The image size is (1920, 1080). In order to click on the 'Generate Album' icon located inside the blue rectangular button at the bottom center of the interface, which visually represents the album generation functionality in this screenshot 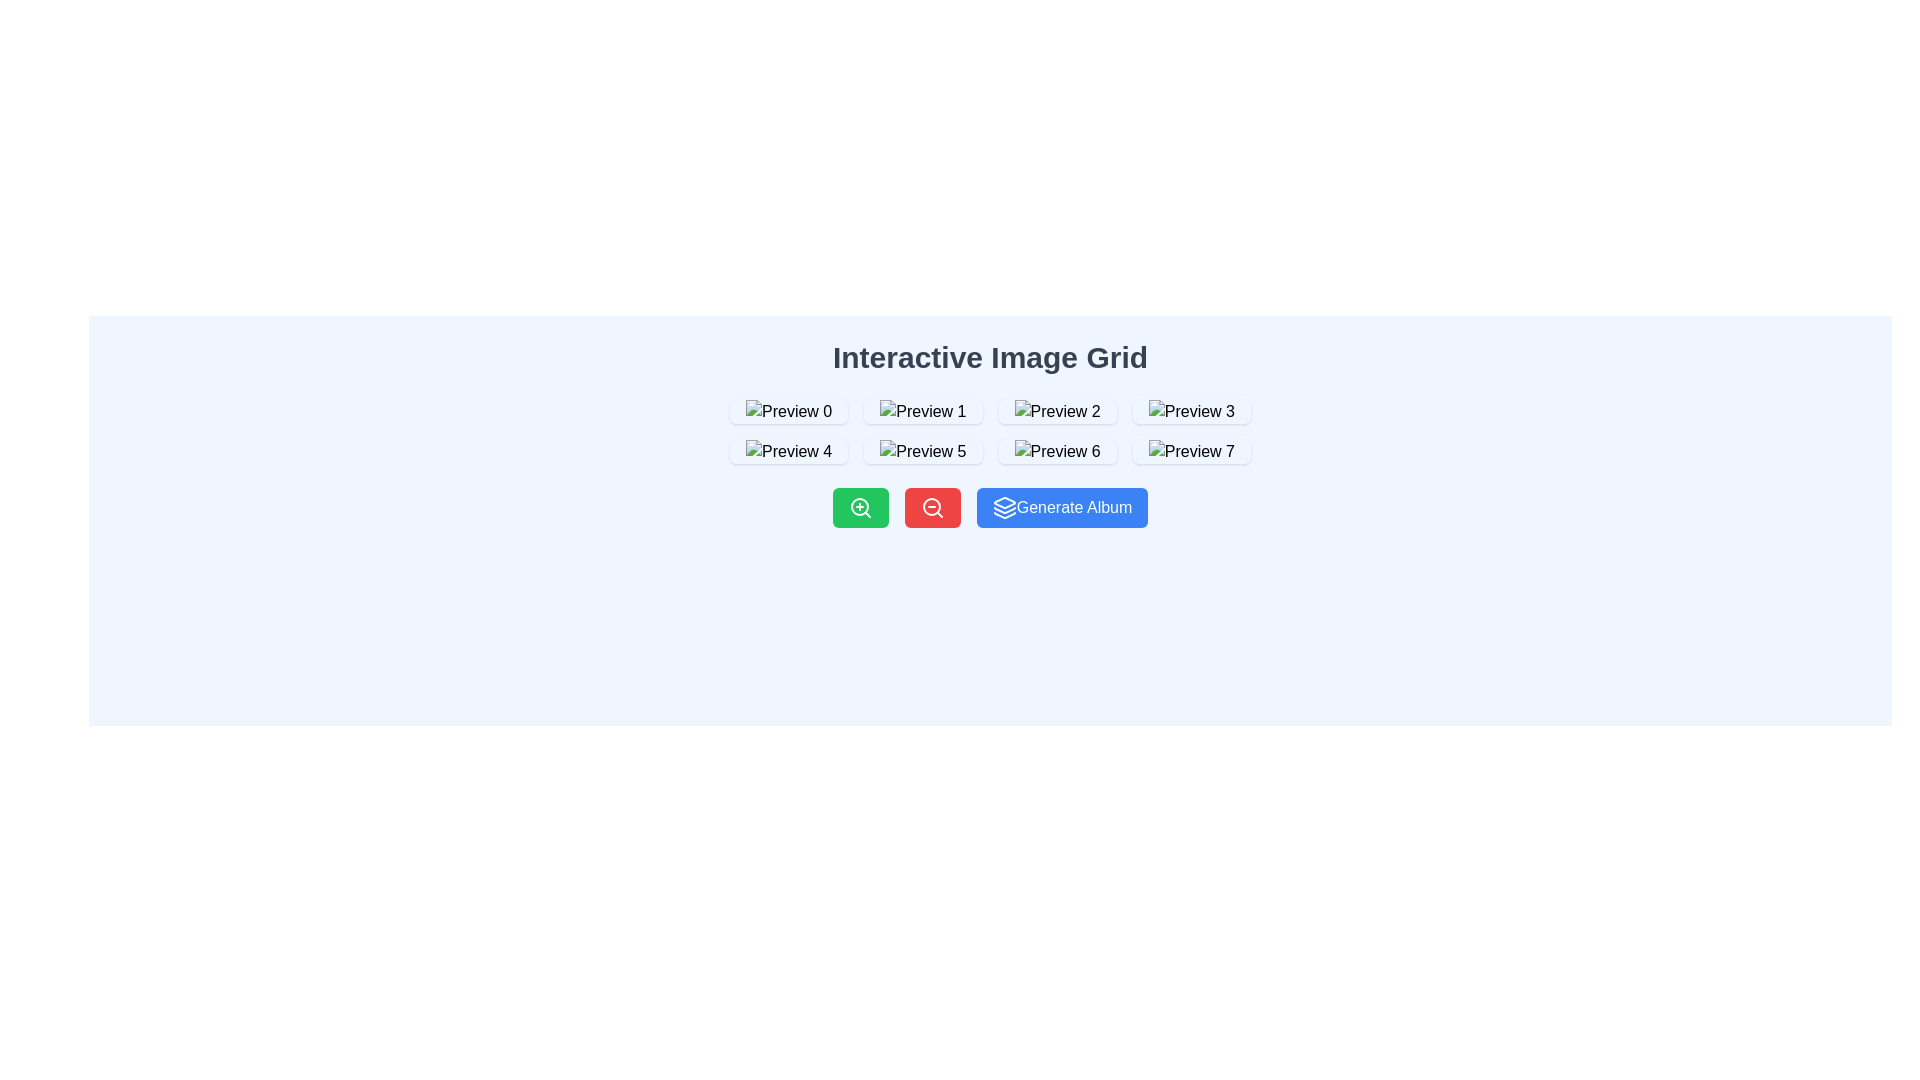, I will do `click(1004, 507)`.